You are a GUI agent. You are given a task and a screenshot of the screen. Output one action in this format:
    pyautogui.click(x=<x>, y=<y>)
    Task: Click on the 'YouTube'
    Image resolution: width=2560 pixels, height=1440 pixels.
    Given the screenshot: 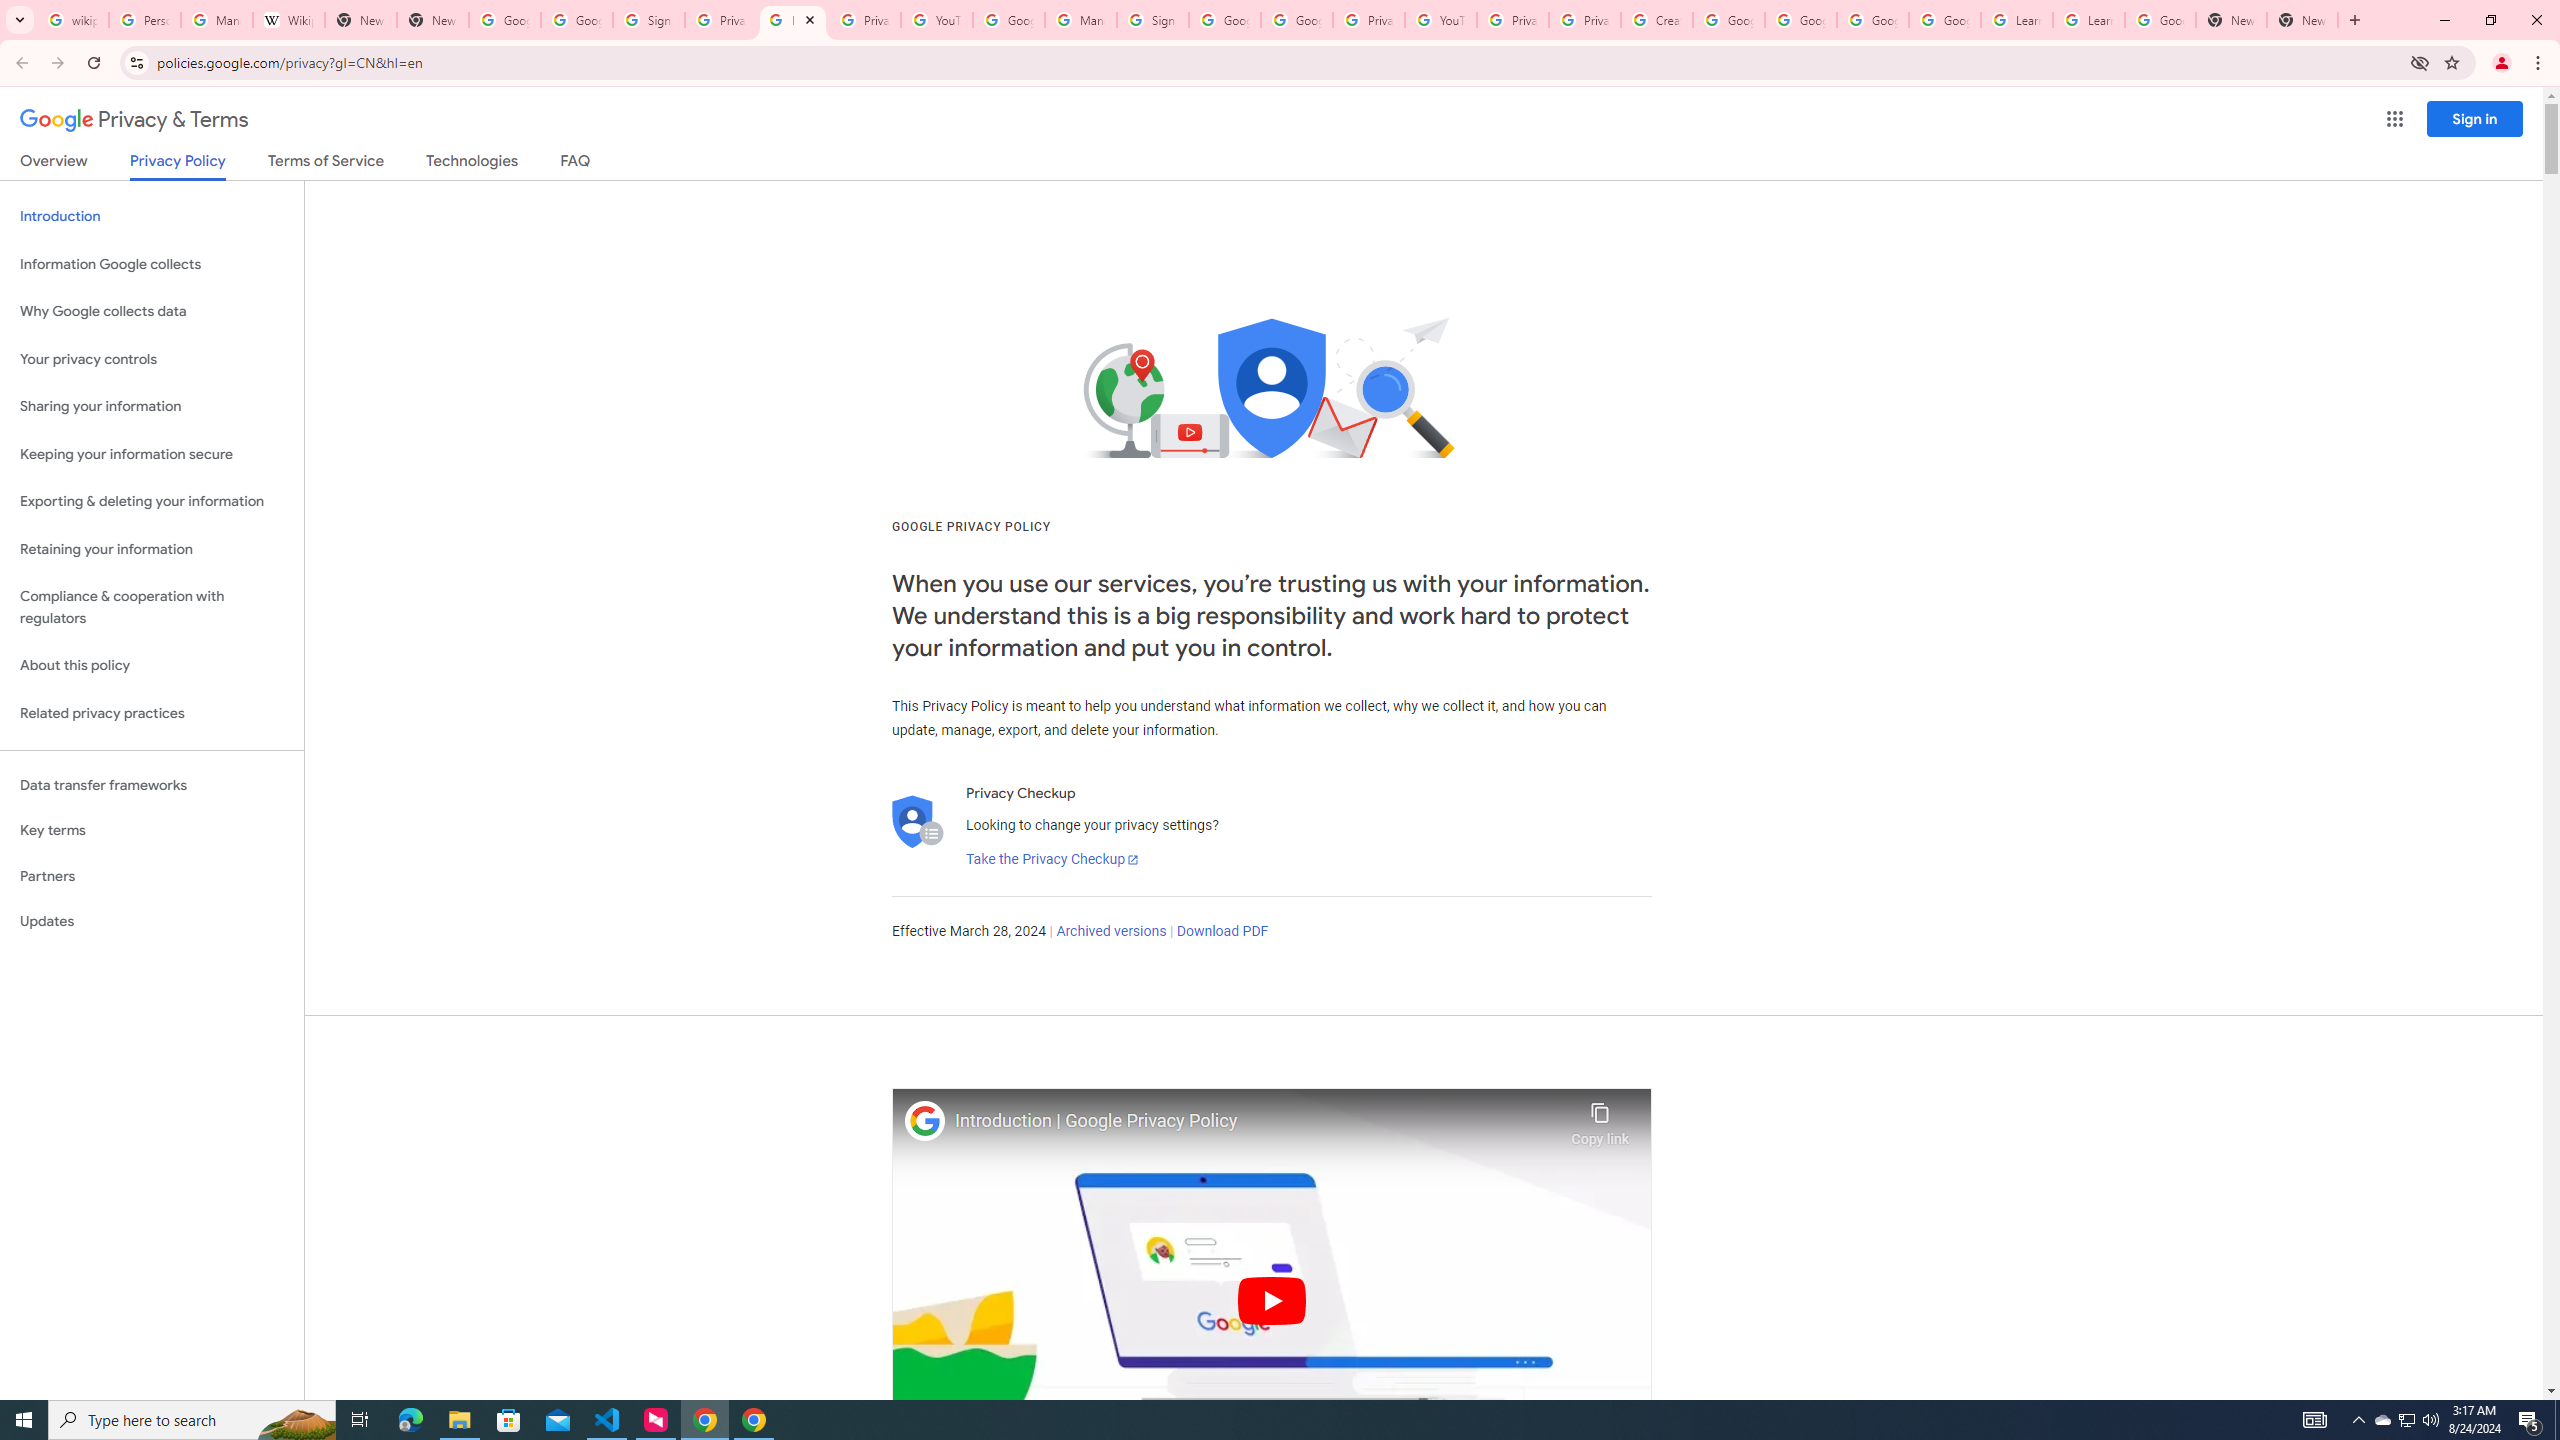 What is the action you would take?
    pyautogui.click(x=1439, y=19)
    